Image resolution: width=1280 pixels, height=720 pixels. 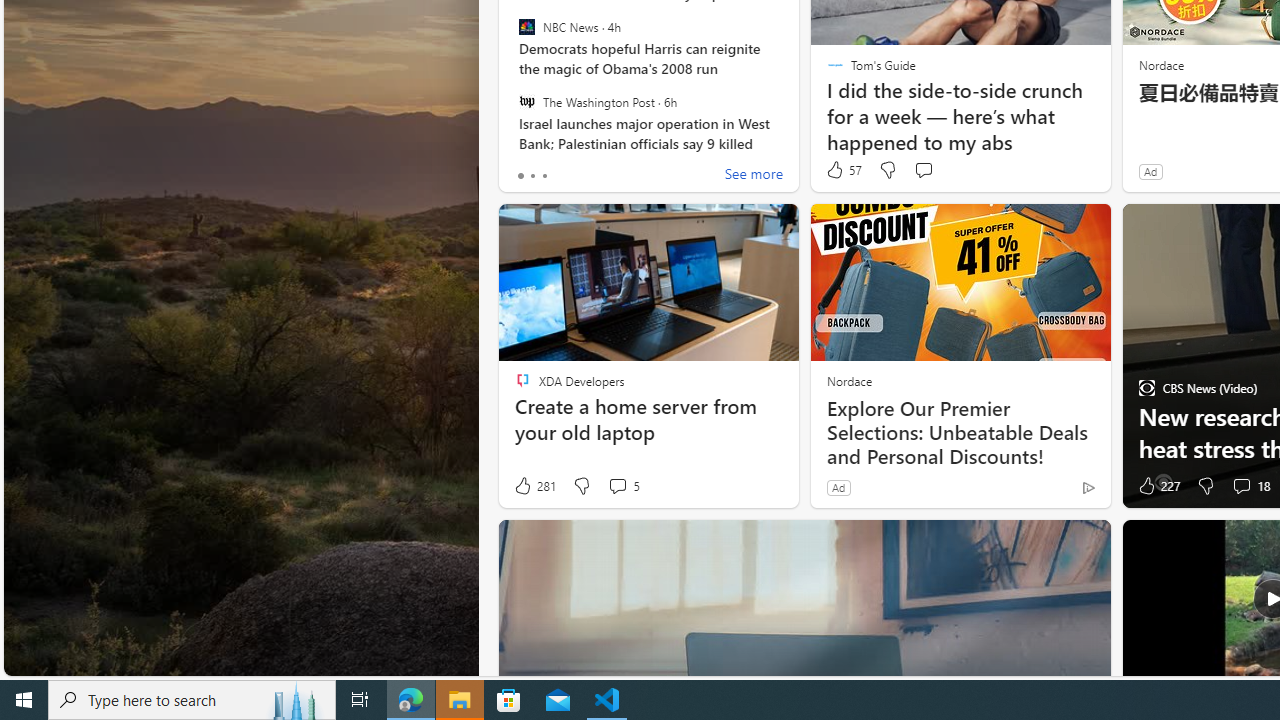 What do you see at coordinates (520, 175) in the screenshot?
I see `'tab-0'` at bounding box center [520, 175].